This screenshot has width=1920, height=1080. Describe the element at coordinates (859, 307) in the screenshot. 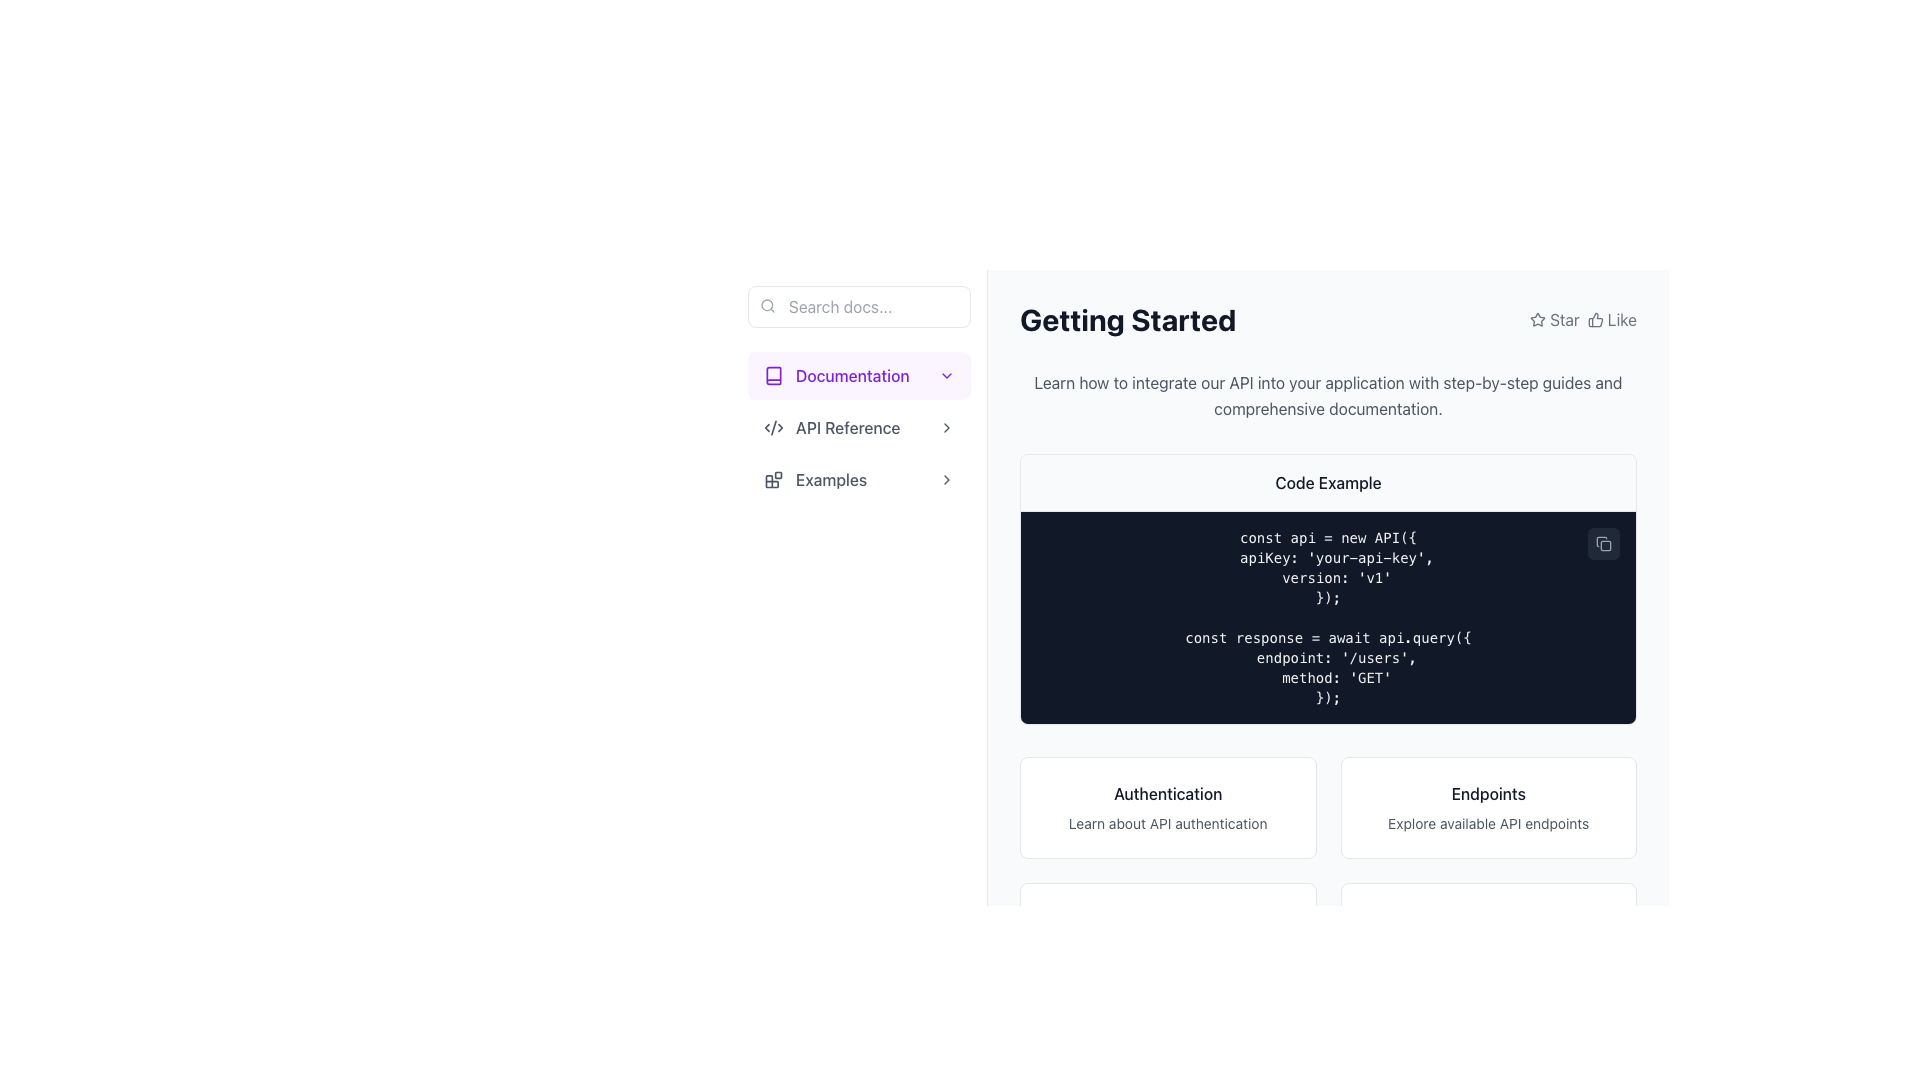

I see `the Search input box located at the top of the sidebar` at that location.